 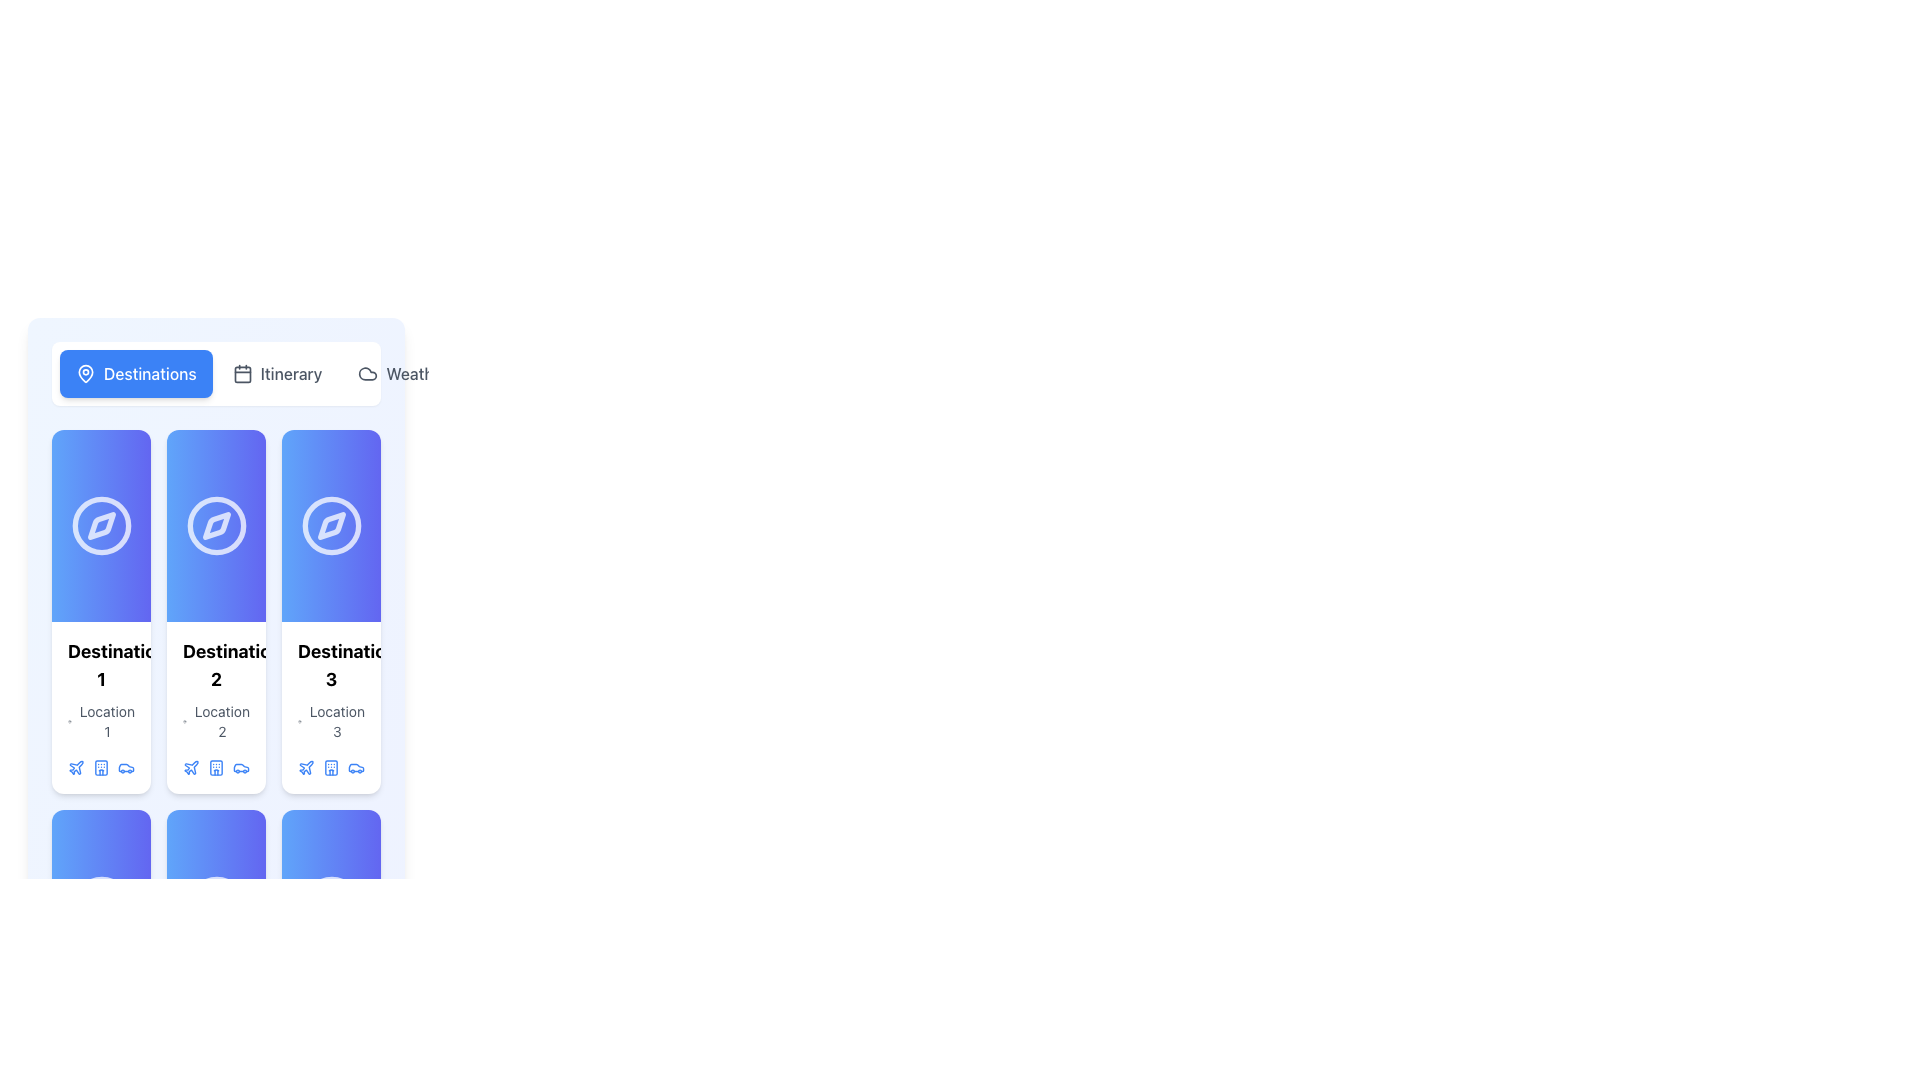 I want to click on the decorative icon representing 'Destination 3' located at the center of the third card in the horizontally-arranged list of blue cards under the 'Destinations' tab, so click(x=331, y=524).